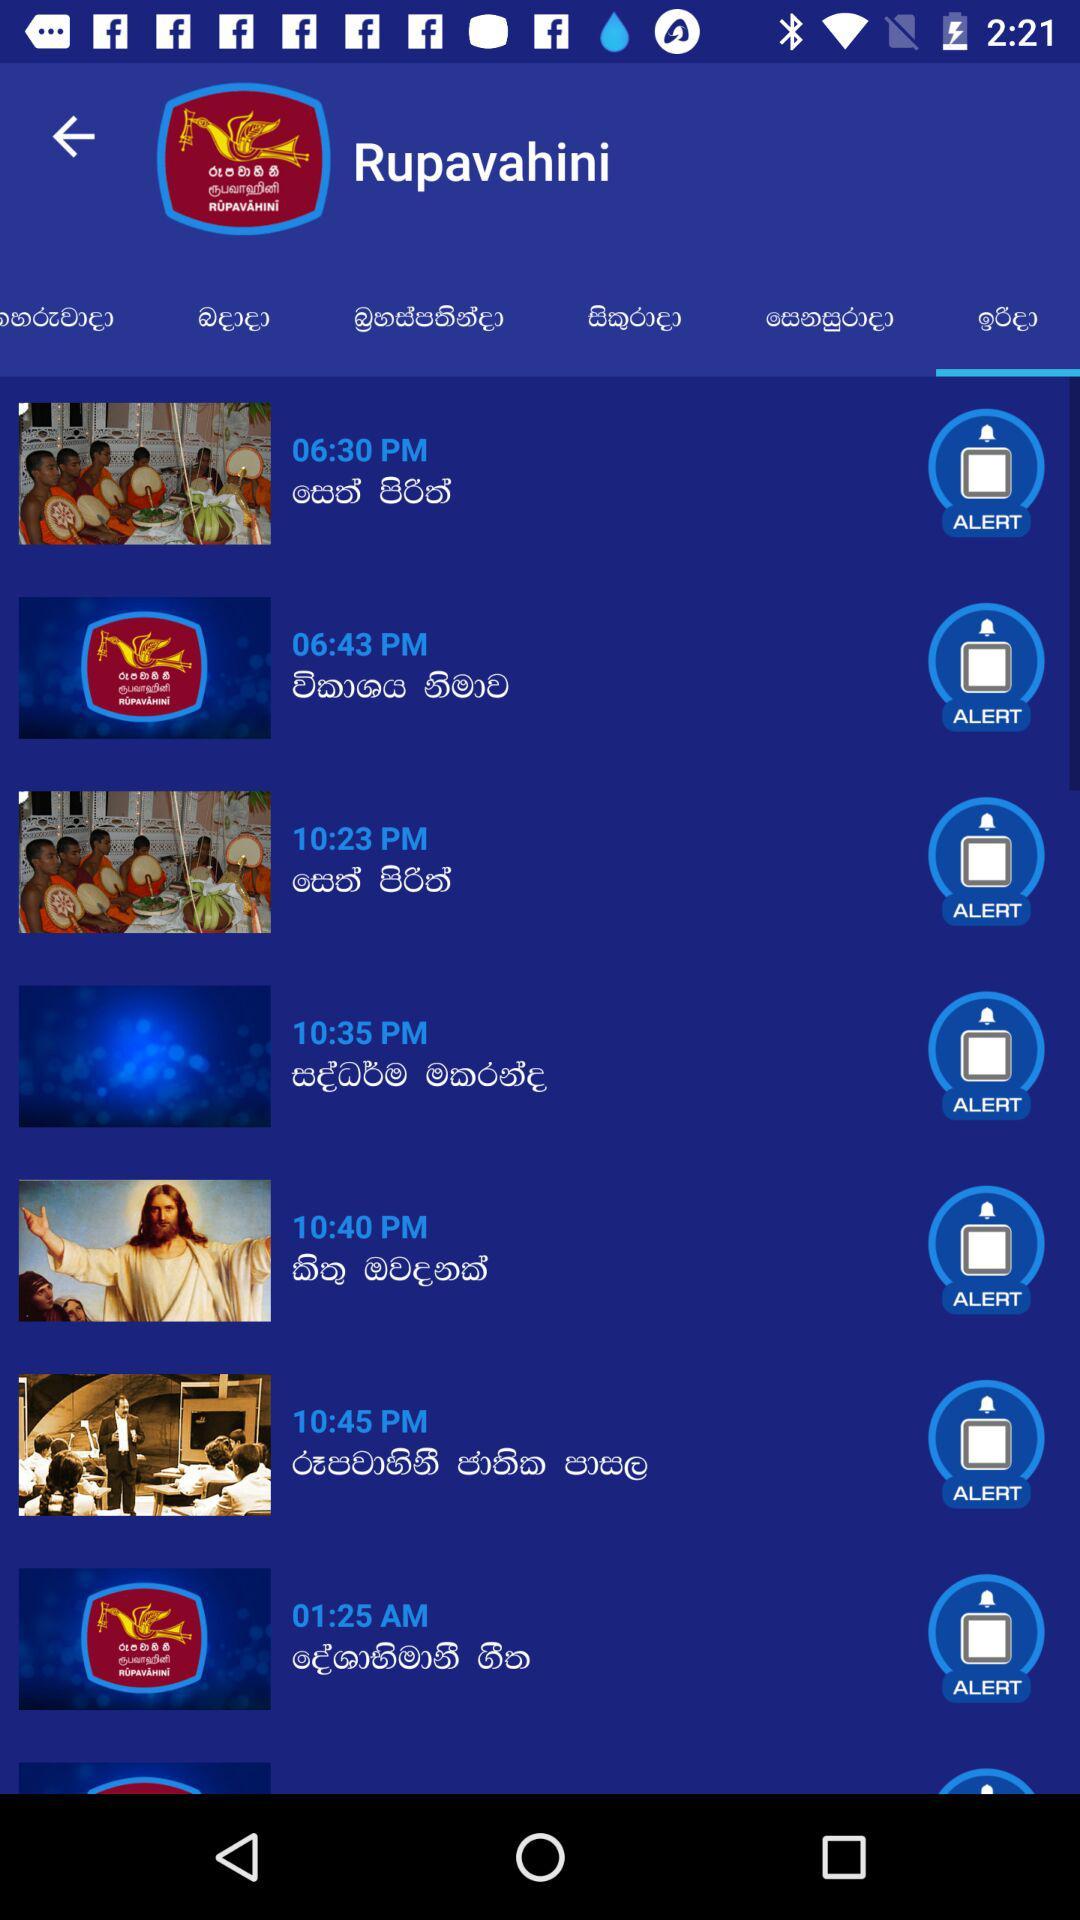  I want to click on the image which is just beside 1040 pm, so click(144, 1250).